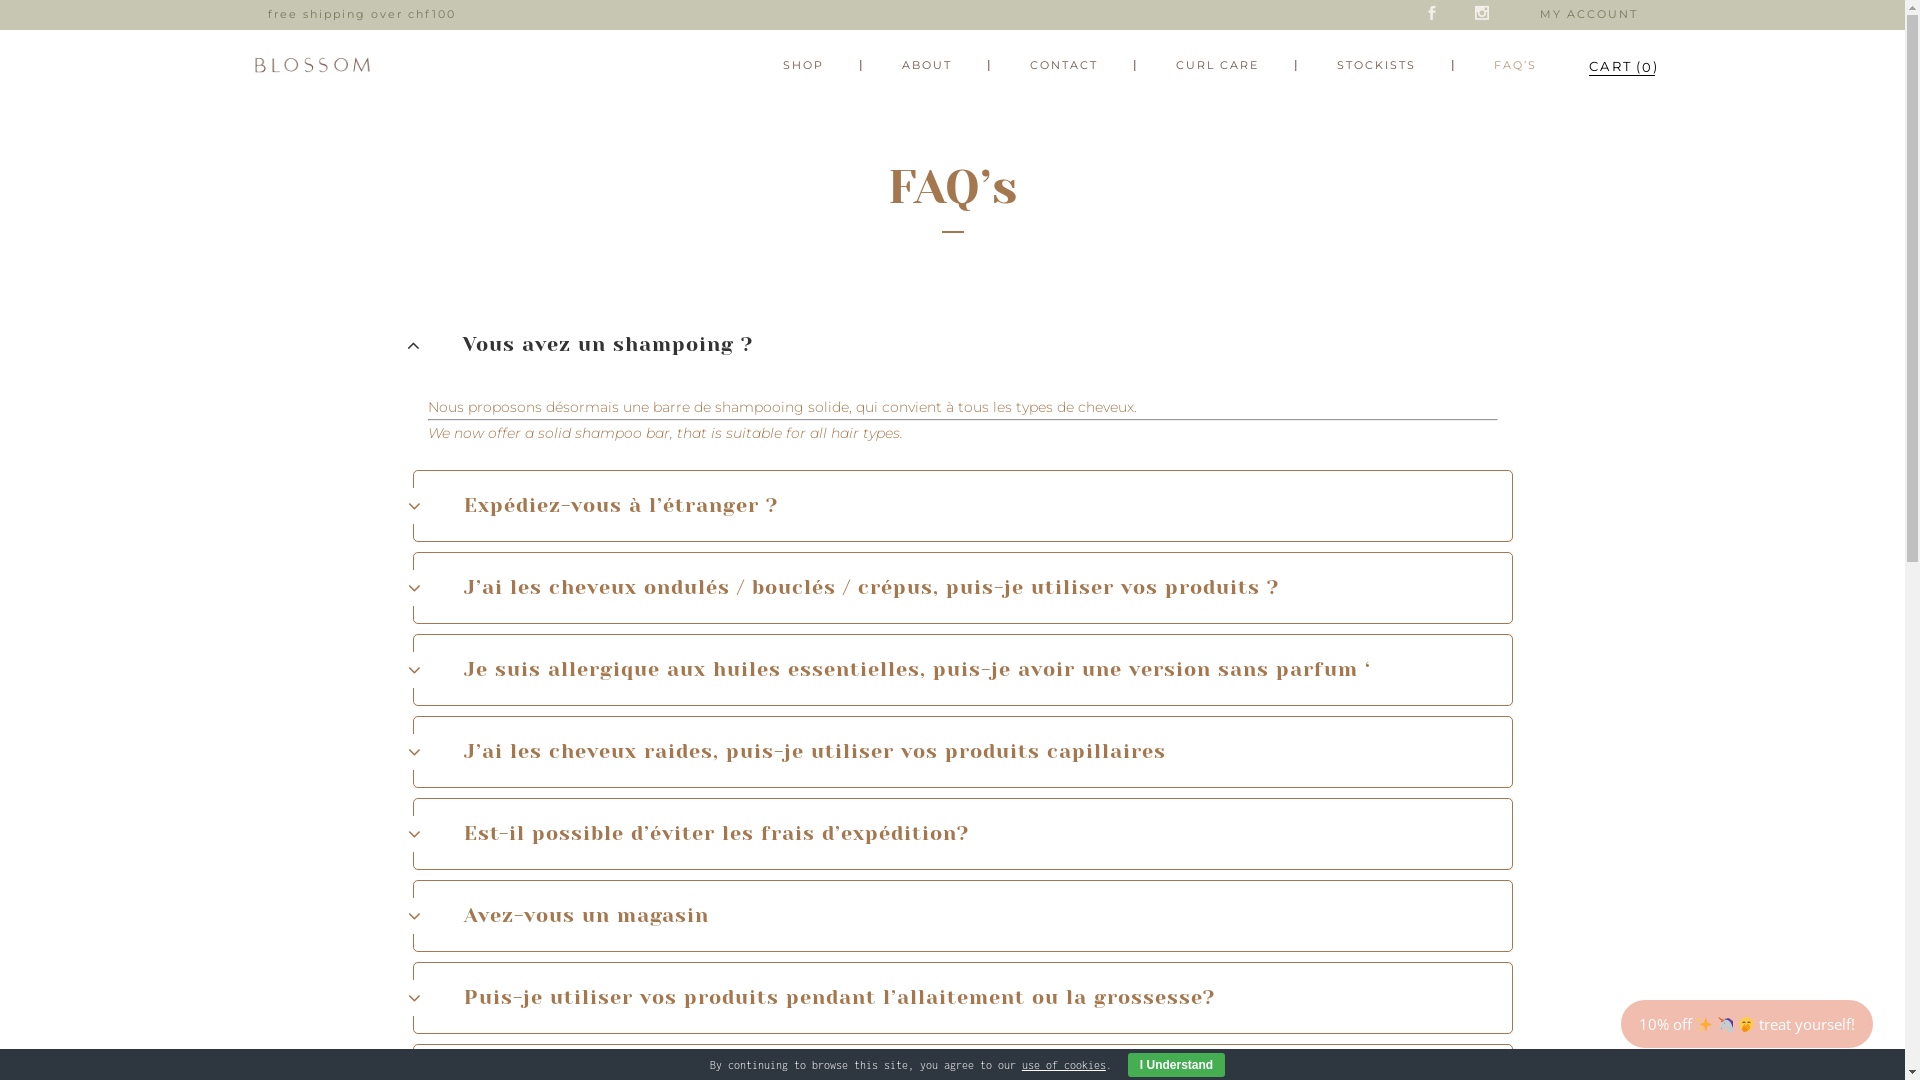  Describe the element at coordinates (1609, 64) in the screenshot. I see `'0'` at that location.